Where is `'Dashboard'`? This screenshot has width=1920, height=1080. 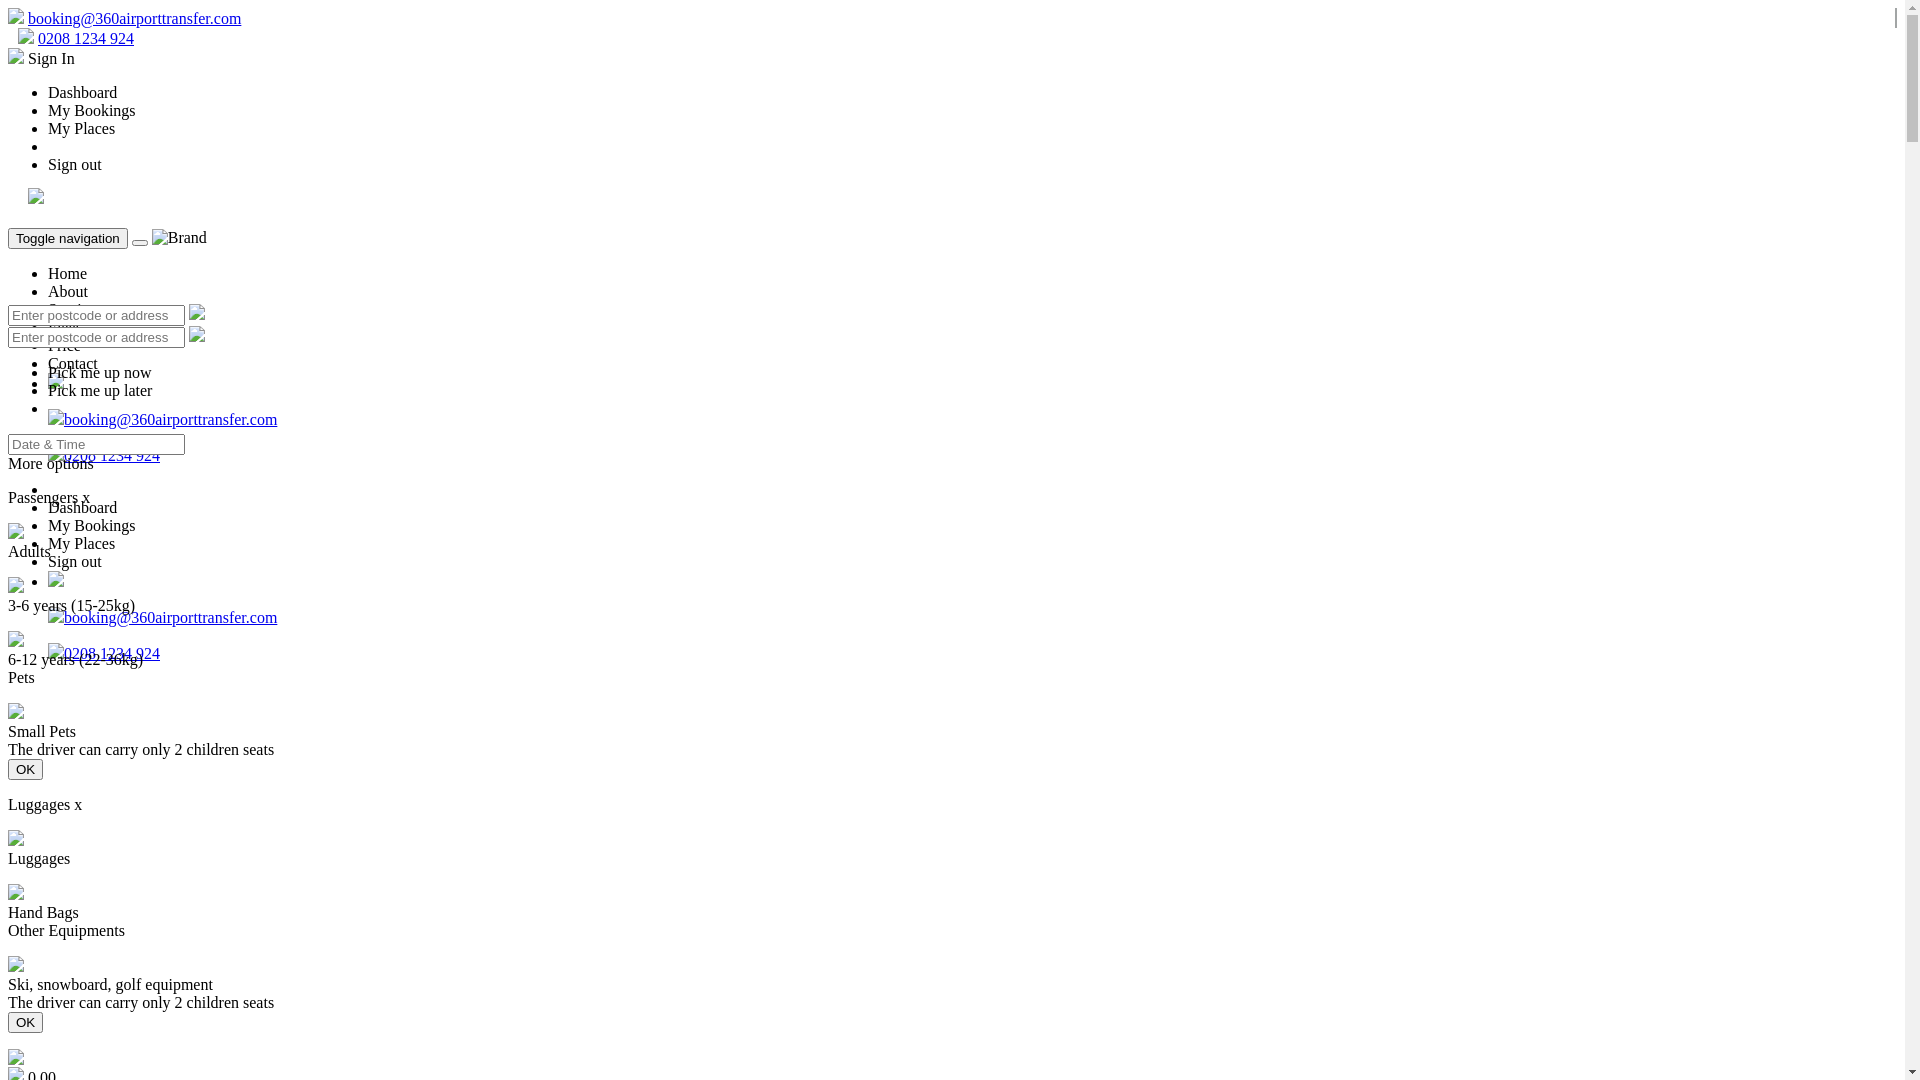
'Dashboard' is located at coordinates (81, 92).